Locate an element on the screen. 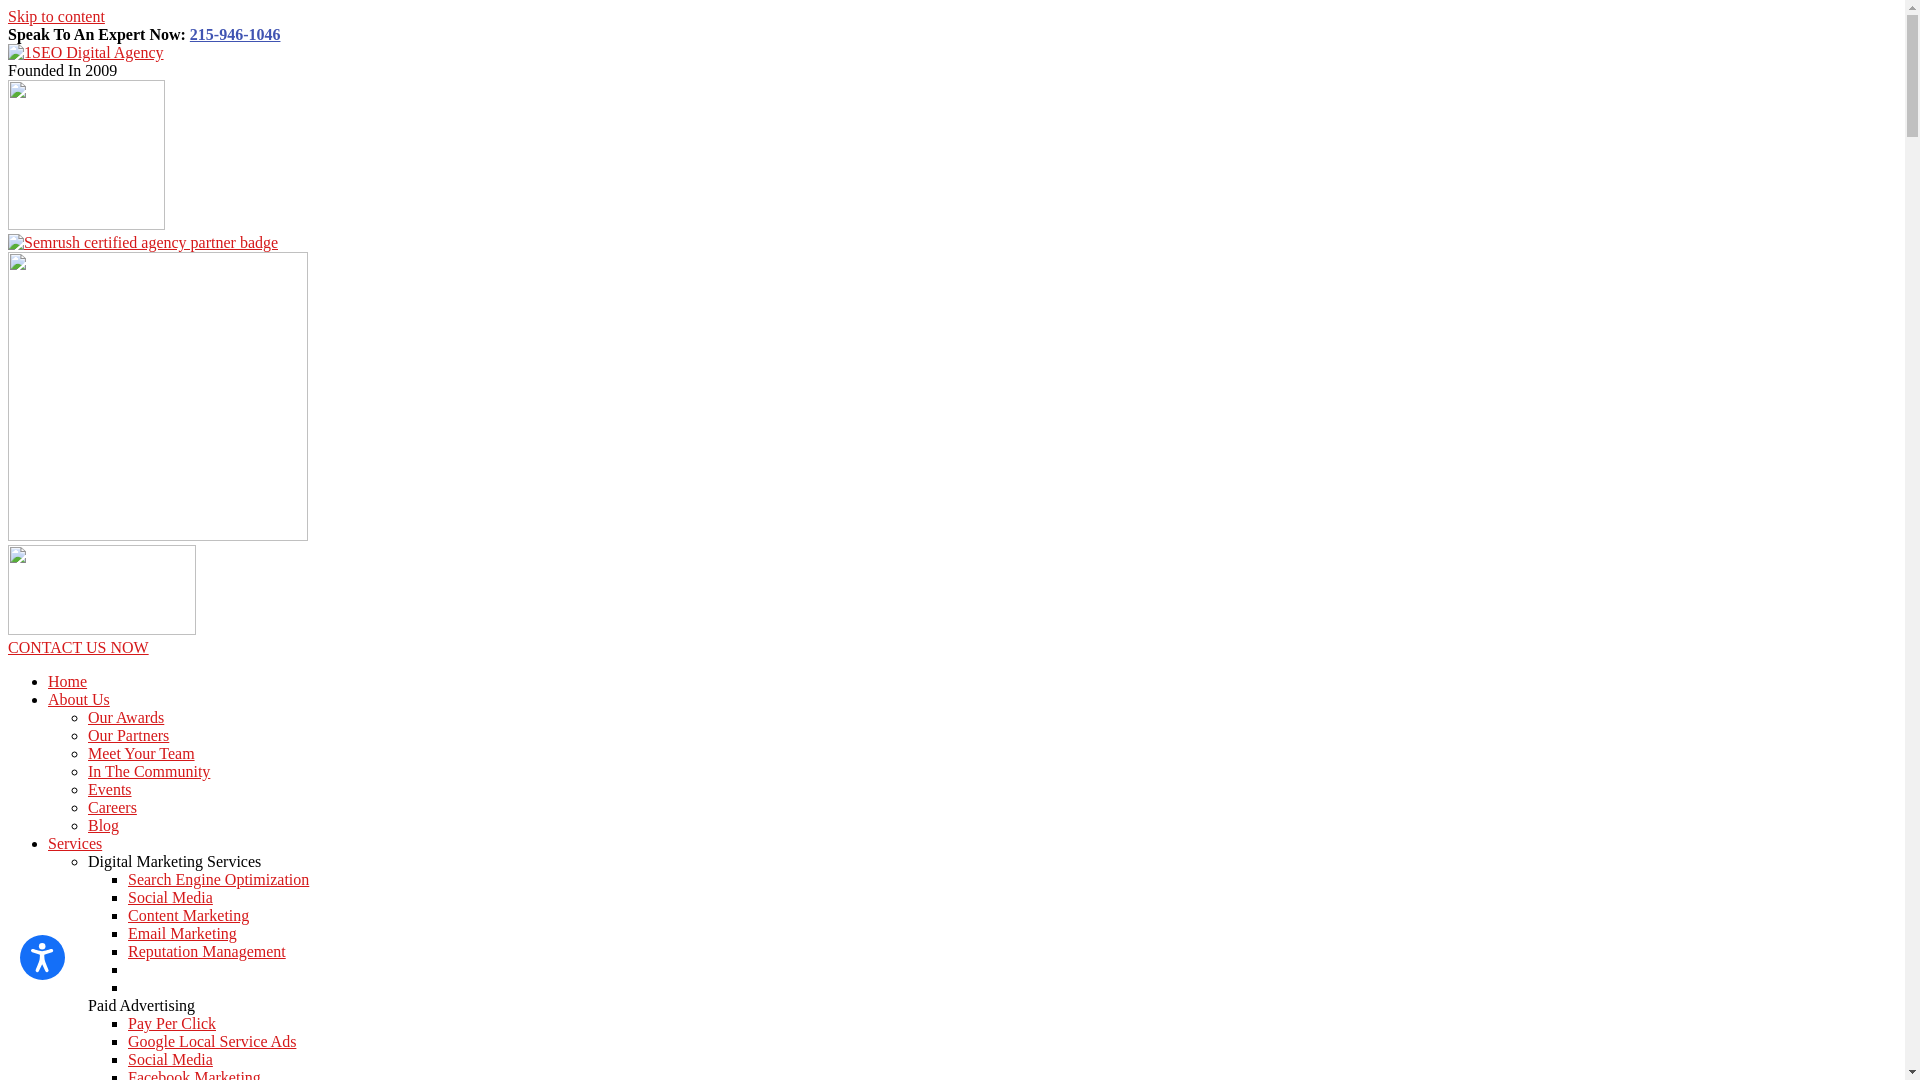  'Email Marketing' is located at coordinates (182, 933).